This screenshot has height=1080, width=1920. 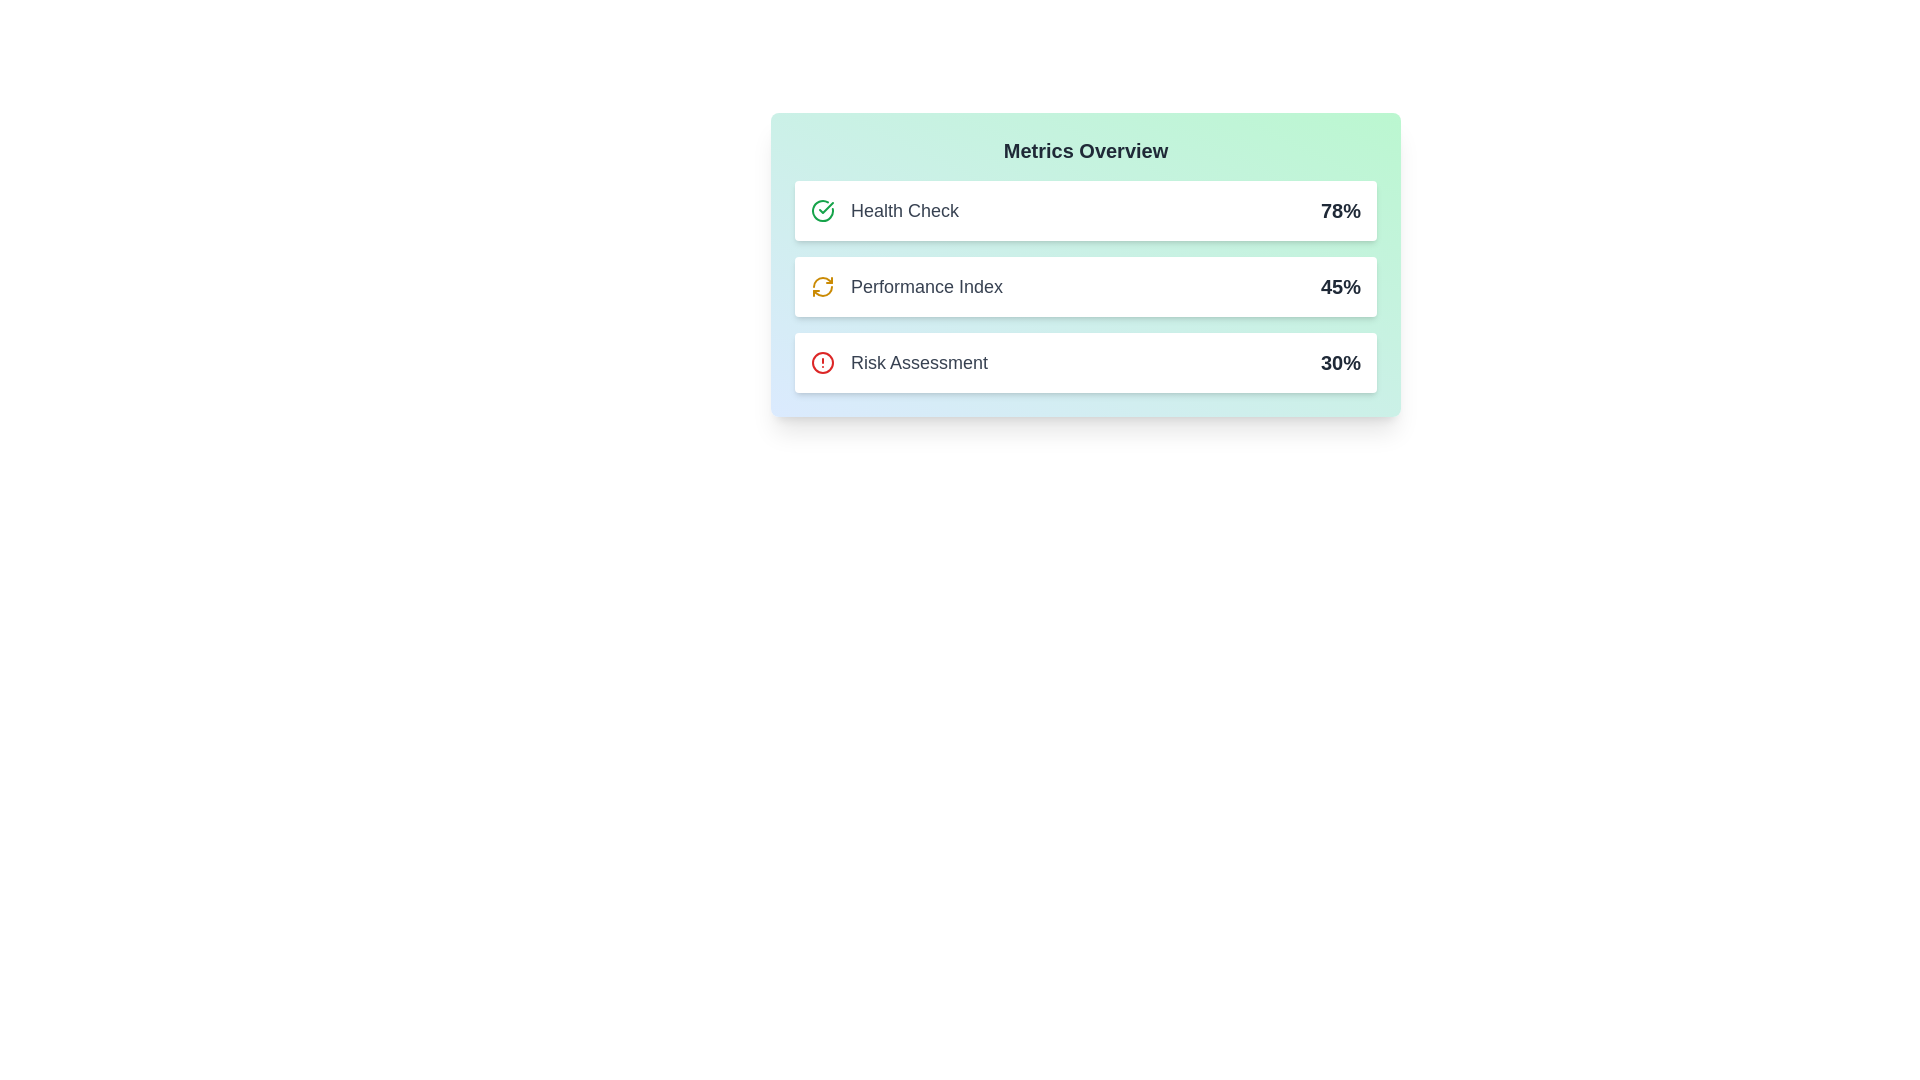 I want to click on the reload icon located to the left of the 'Performance Index' text within the 'Metrics Overview' section, so click(x=822, y=286).